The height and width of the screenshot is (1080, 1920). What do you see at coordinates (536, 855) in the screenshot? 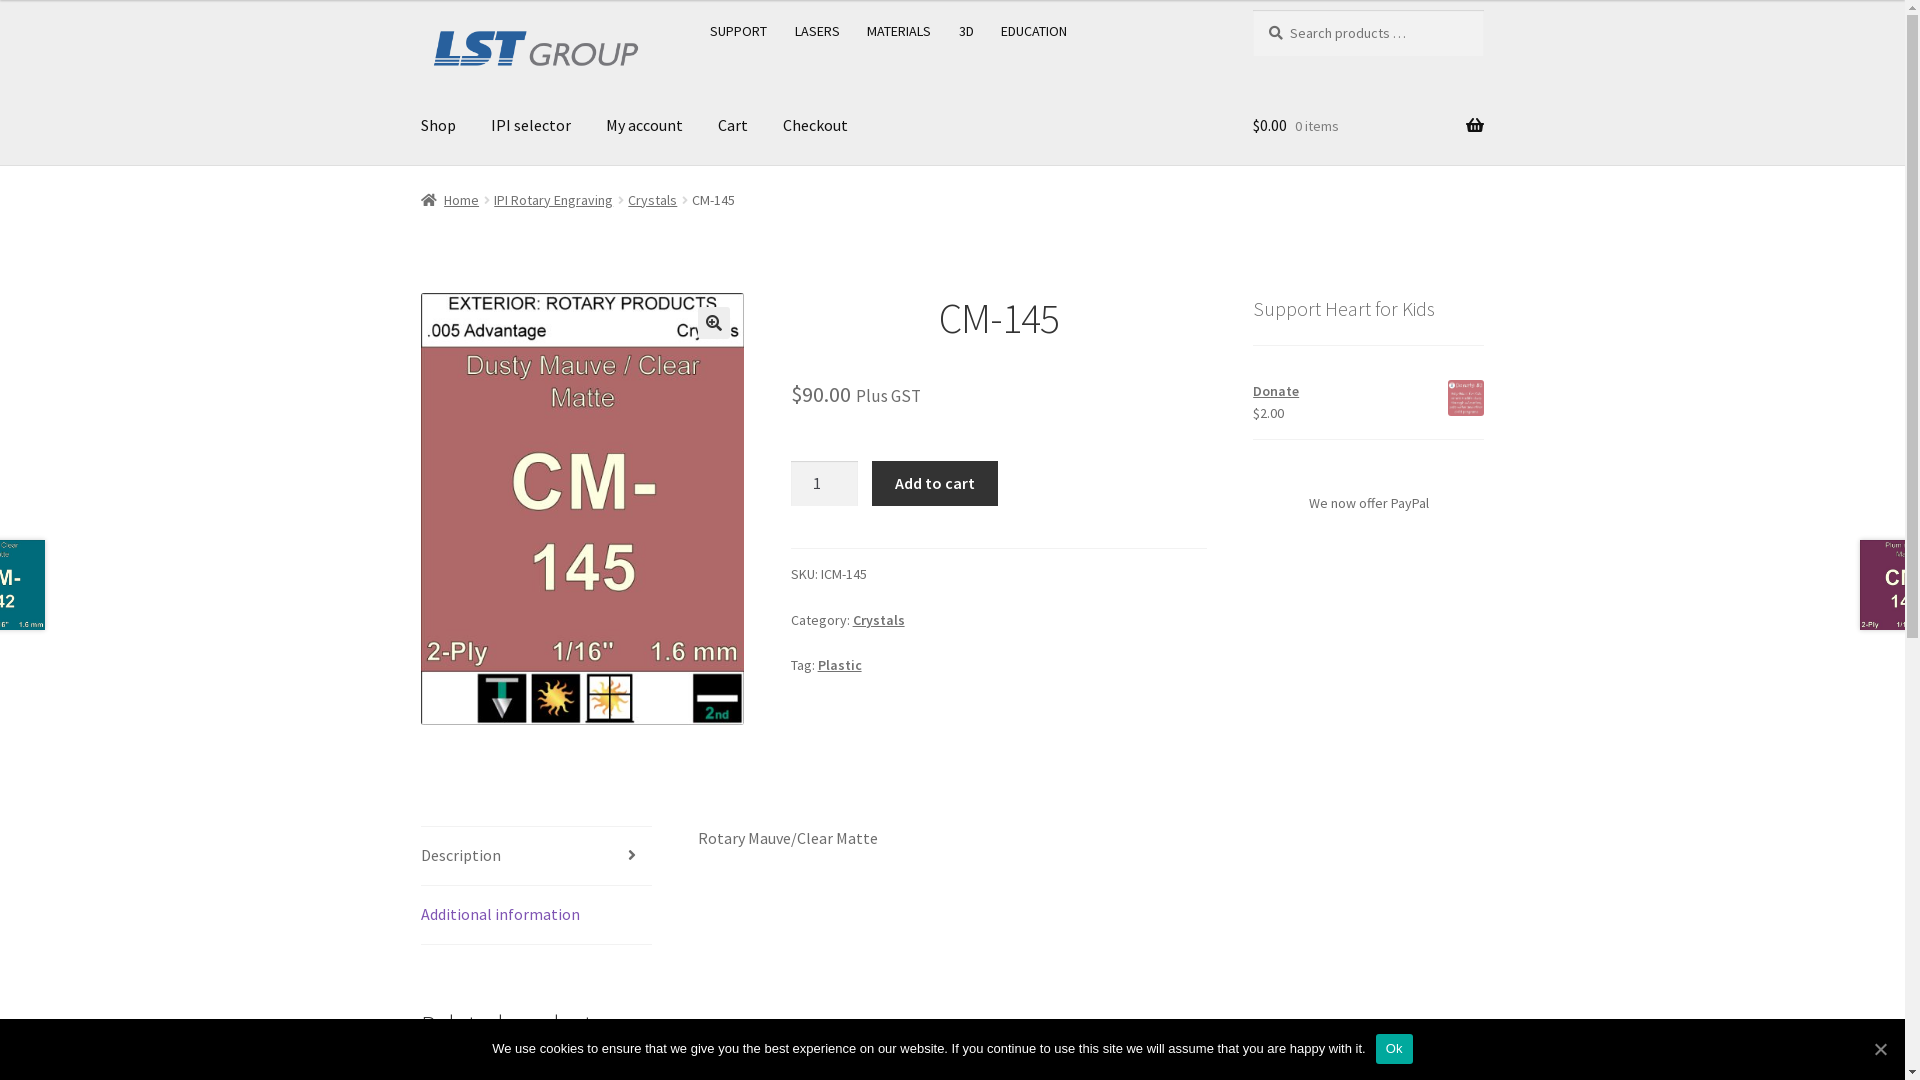
I see `'Description'` at bounding box center [536, 855].